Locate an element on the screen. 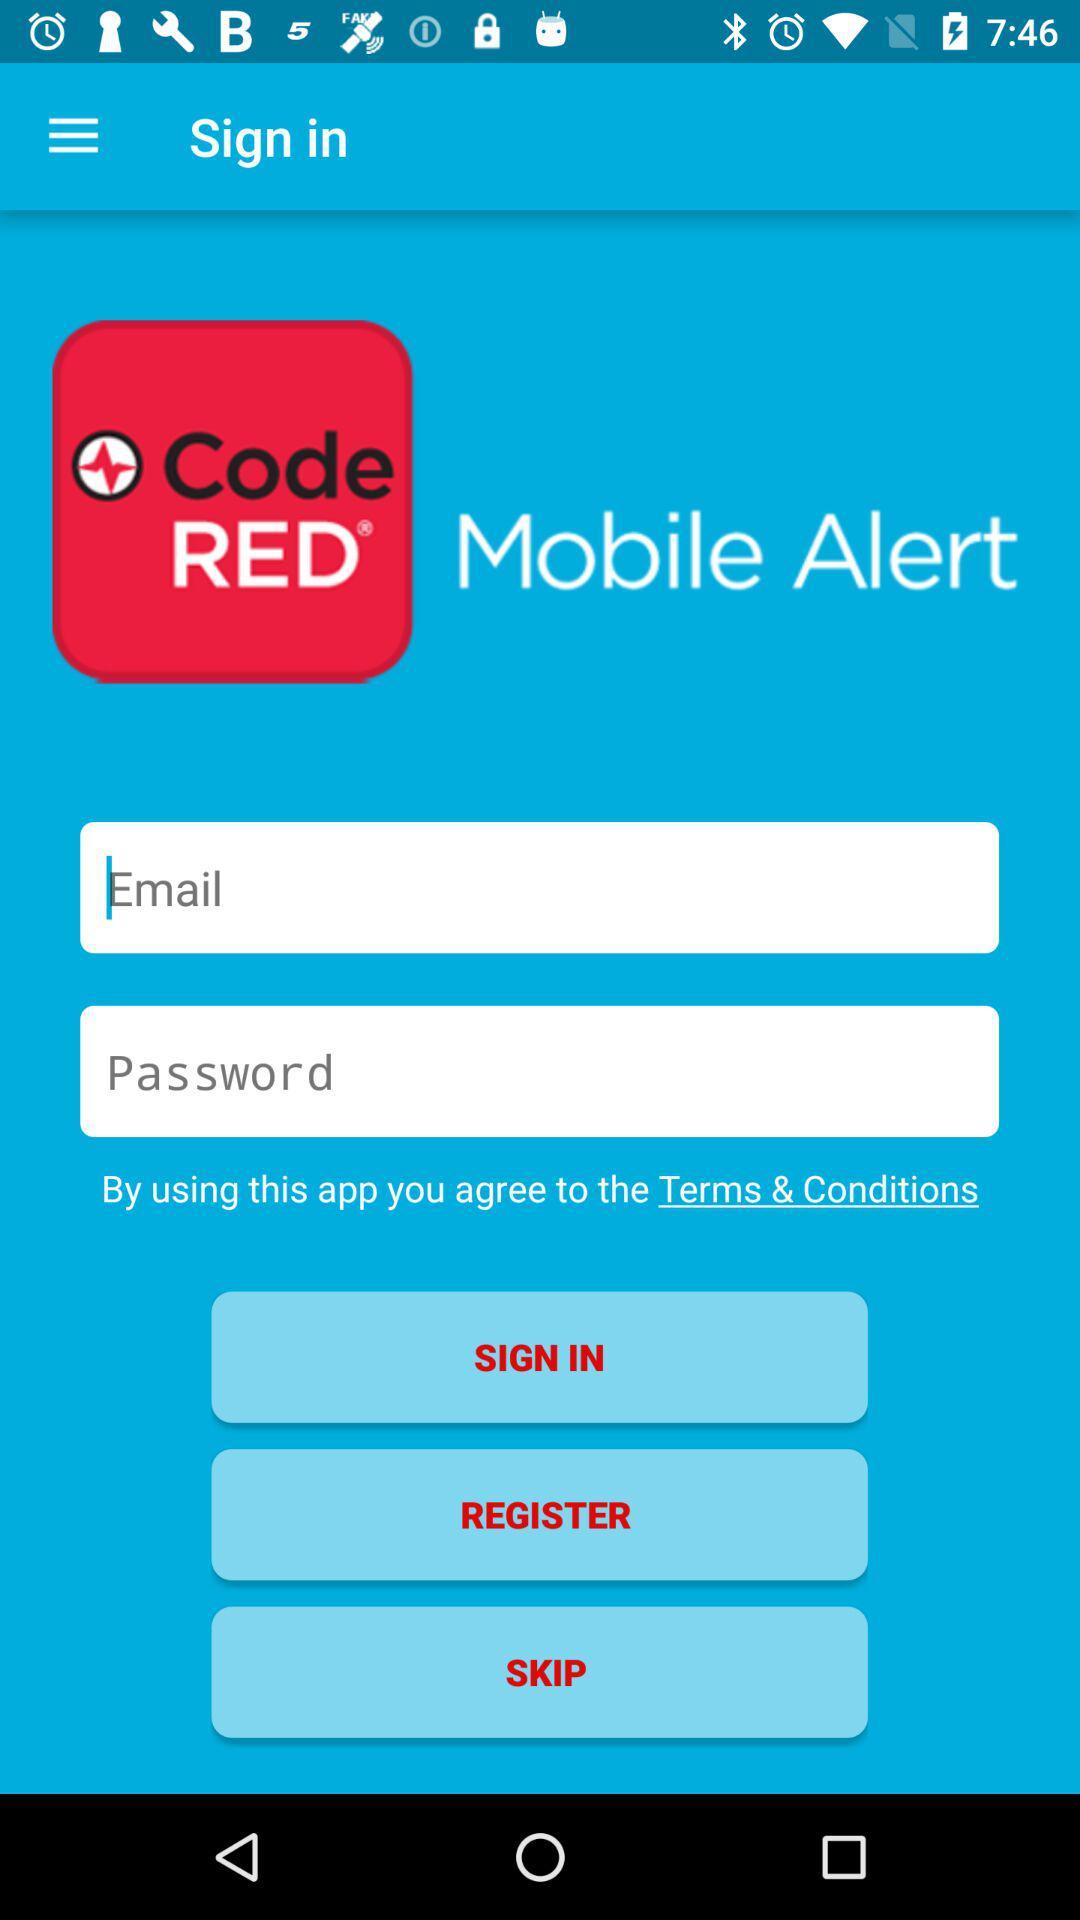  item above skip icon is located at coordinates (538, 1514).